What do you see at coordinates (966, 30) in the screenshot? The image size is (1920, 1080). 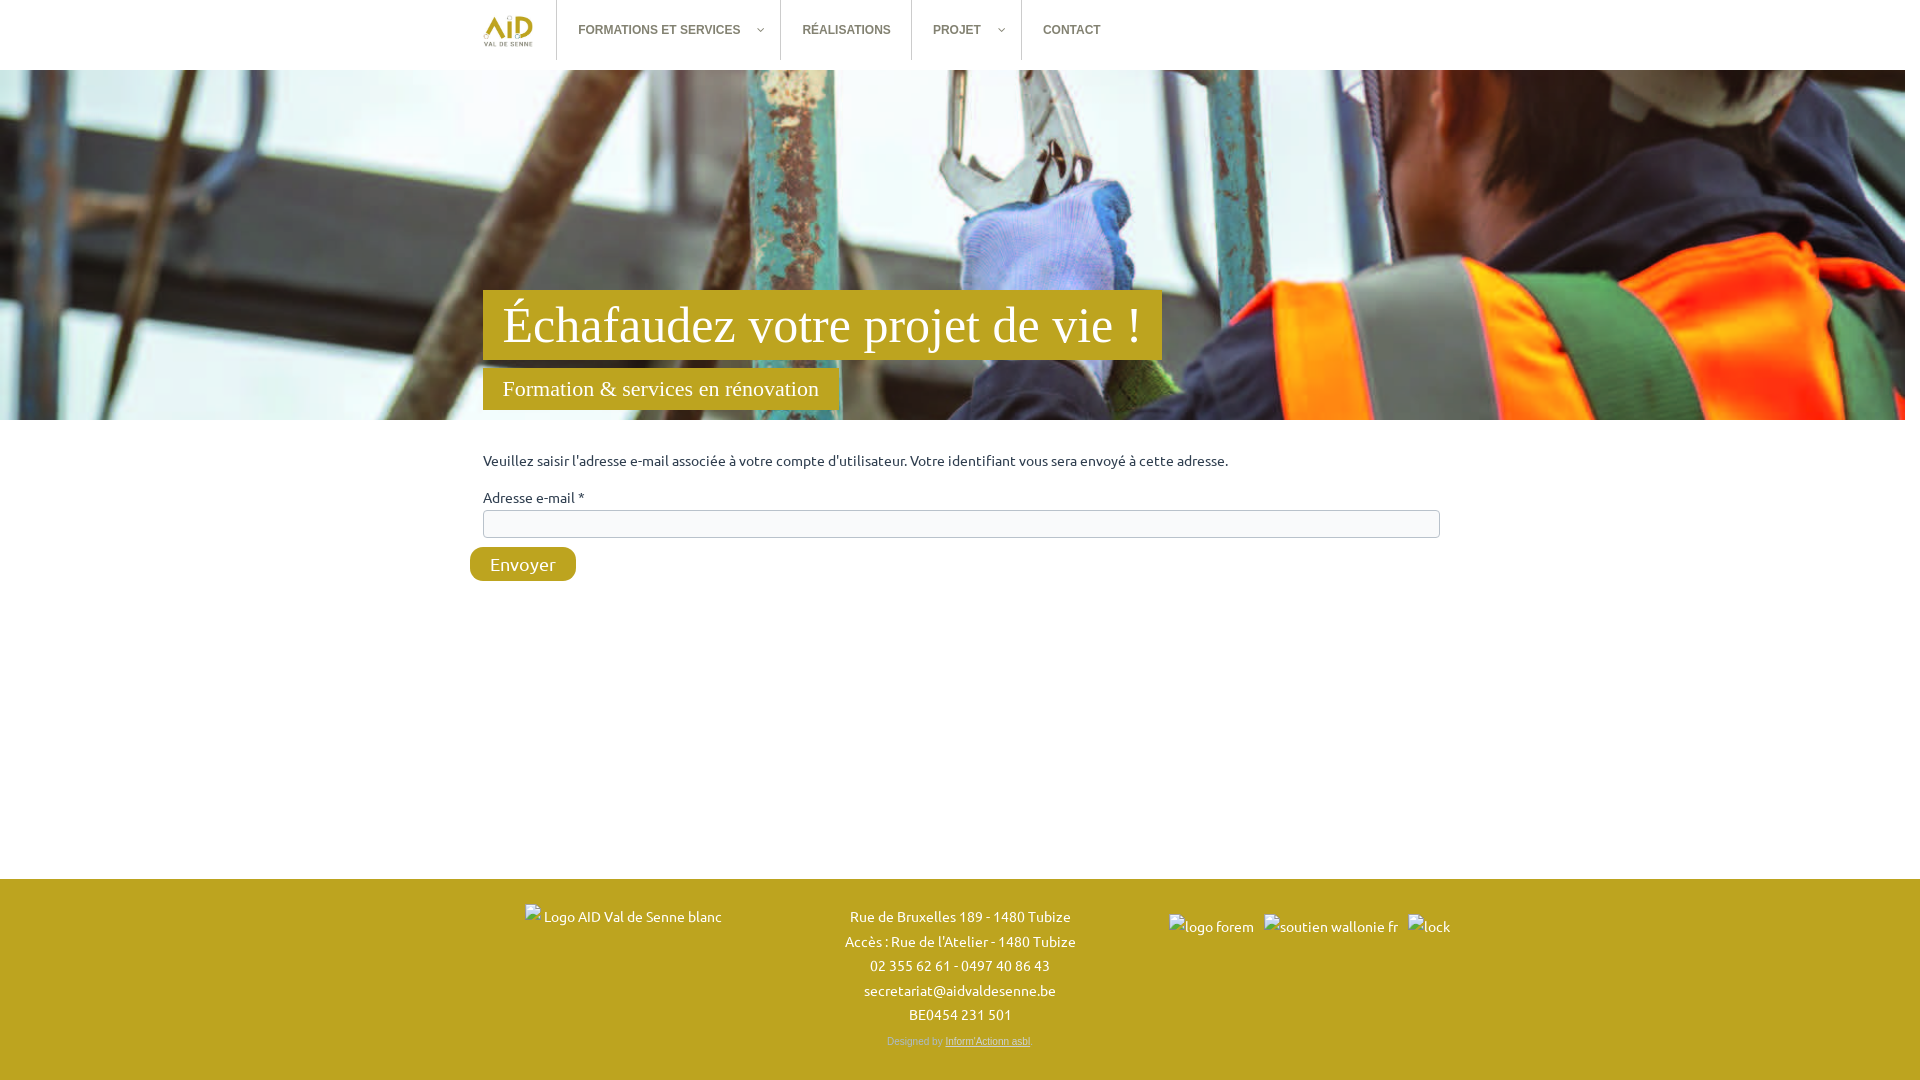 I see `'PROJET'` at bounding box center [966, 30].